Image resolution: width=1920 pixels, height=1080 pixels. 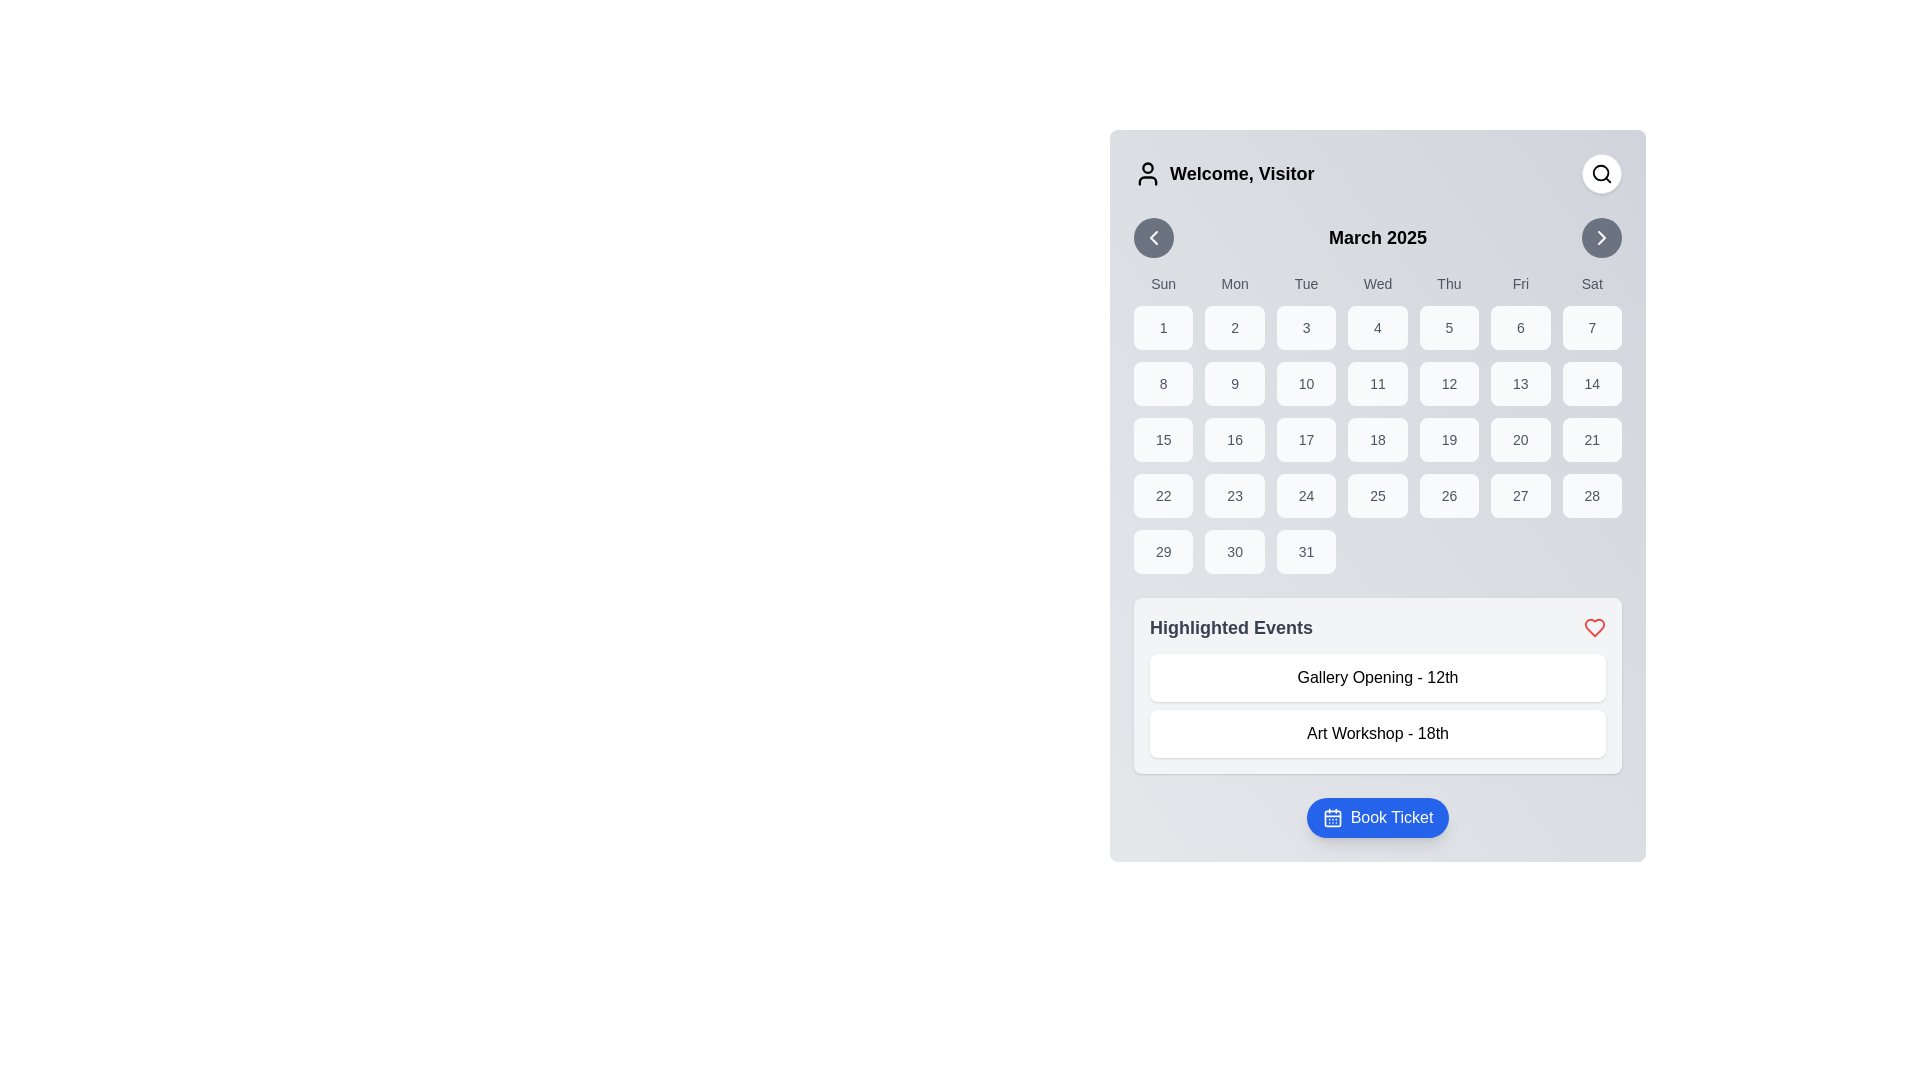 What do you see at coordinates (1163, 384) in the screenshot?
I see `the button representing the 8th day of the month in the date picker, located in the third row and first column under the 'Sun' label` at bounding box center [1163, 384].